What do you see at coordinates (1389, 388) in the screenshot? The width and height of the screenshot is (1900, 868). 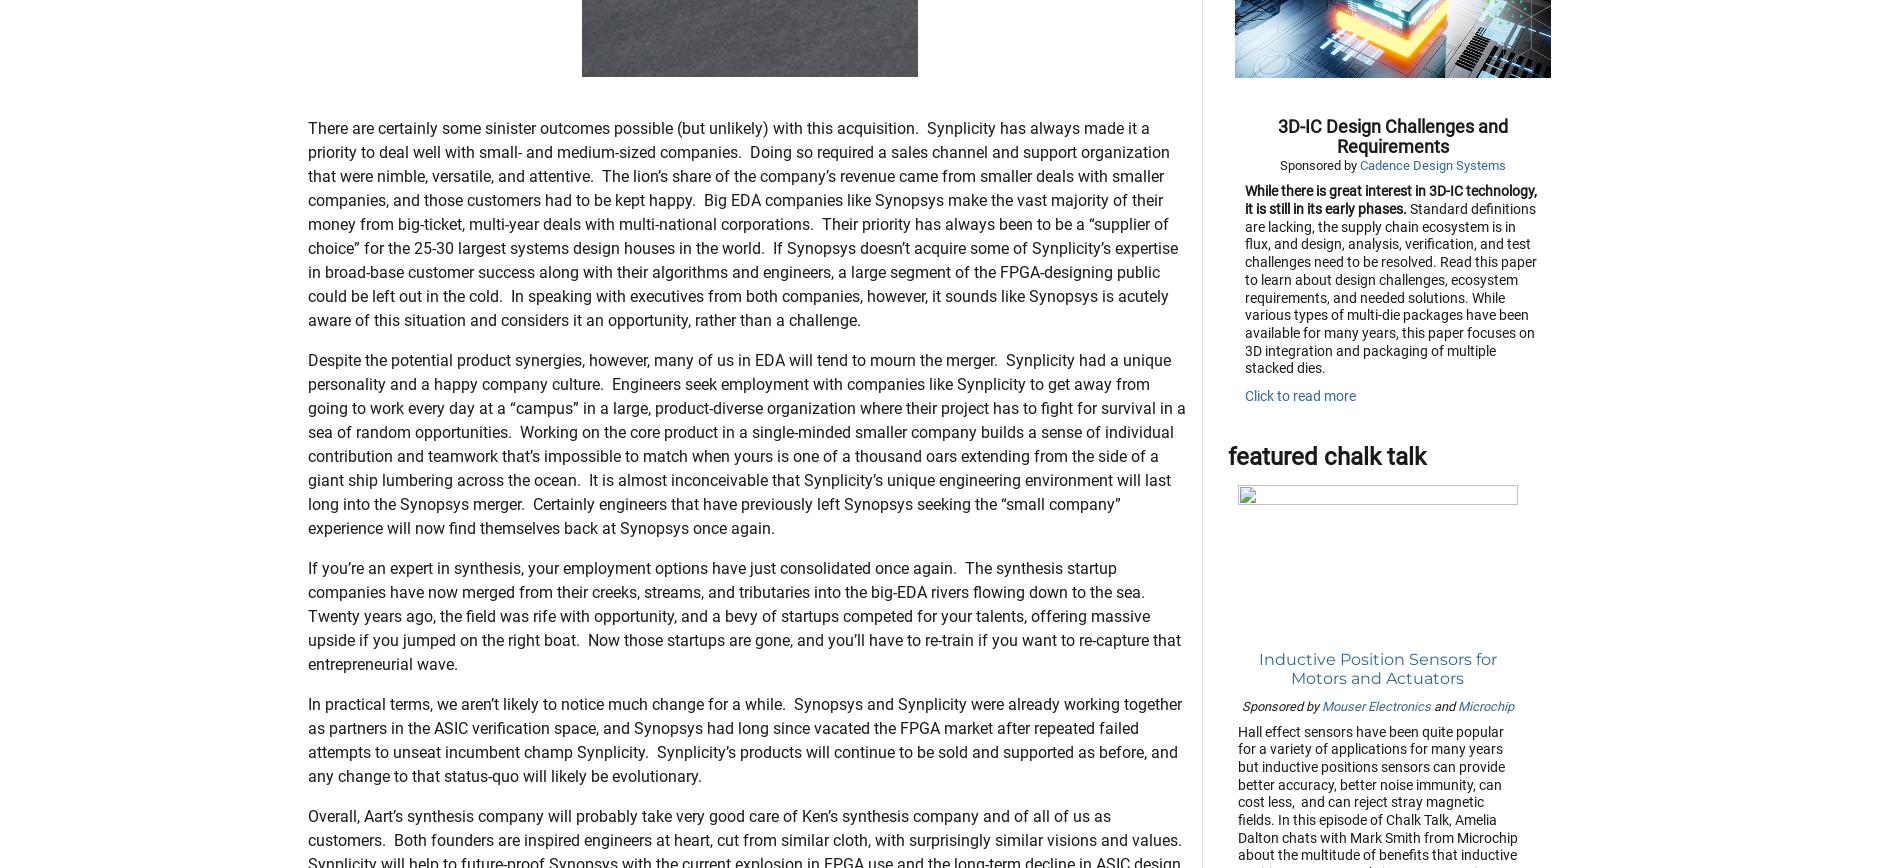 I see `'Standard definitions are lacking, the supply chain ecosystem is in flux, and design, analysis, verification, and test challenges need to be resolved. Read this paper to learn about design challenges, ecosystem requirements, and needed solutions. While various types of multi-die packages have been available for many years, this paper focuses on 3D integration and packaging of multiple stacked dies.'` at bounding box center [1389, 388].